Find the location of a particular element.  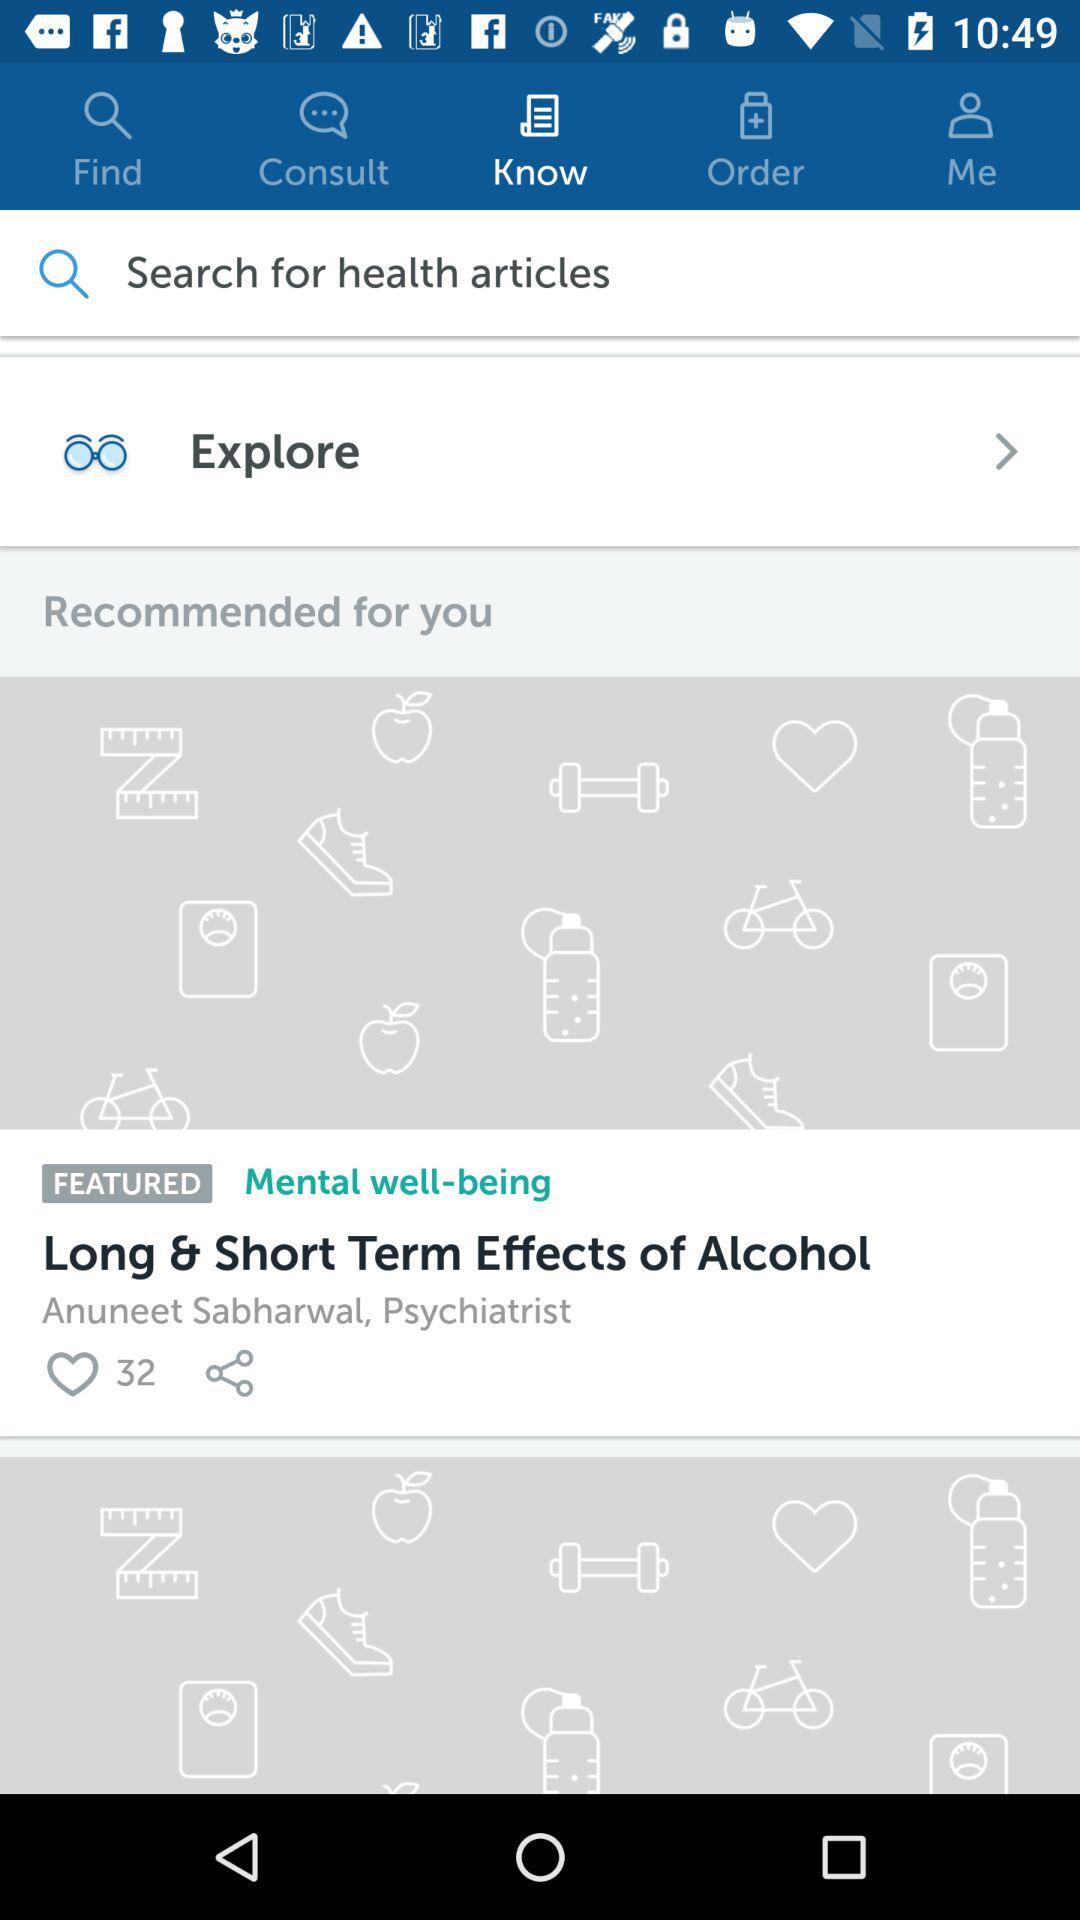

seach for health articles is located at coordinates (61, 272).